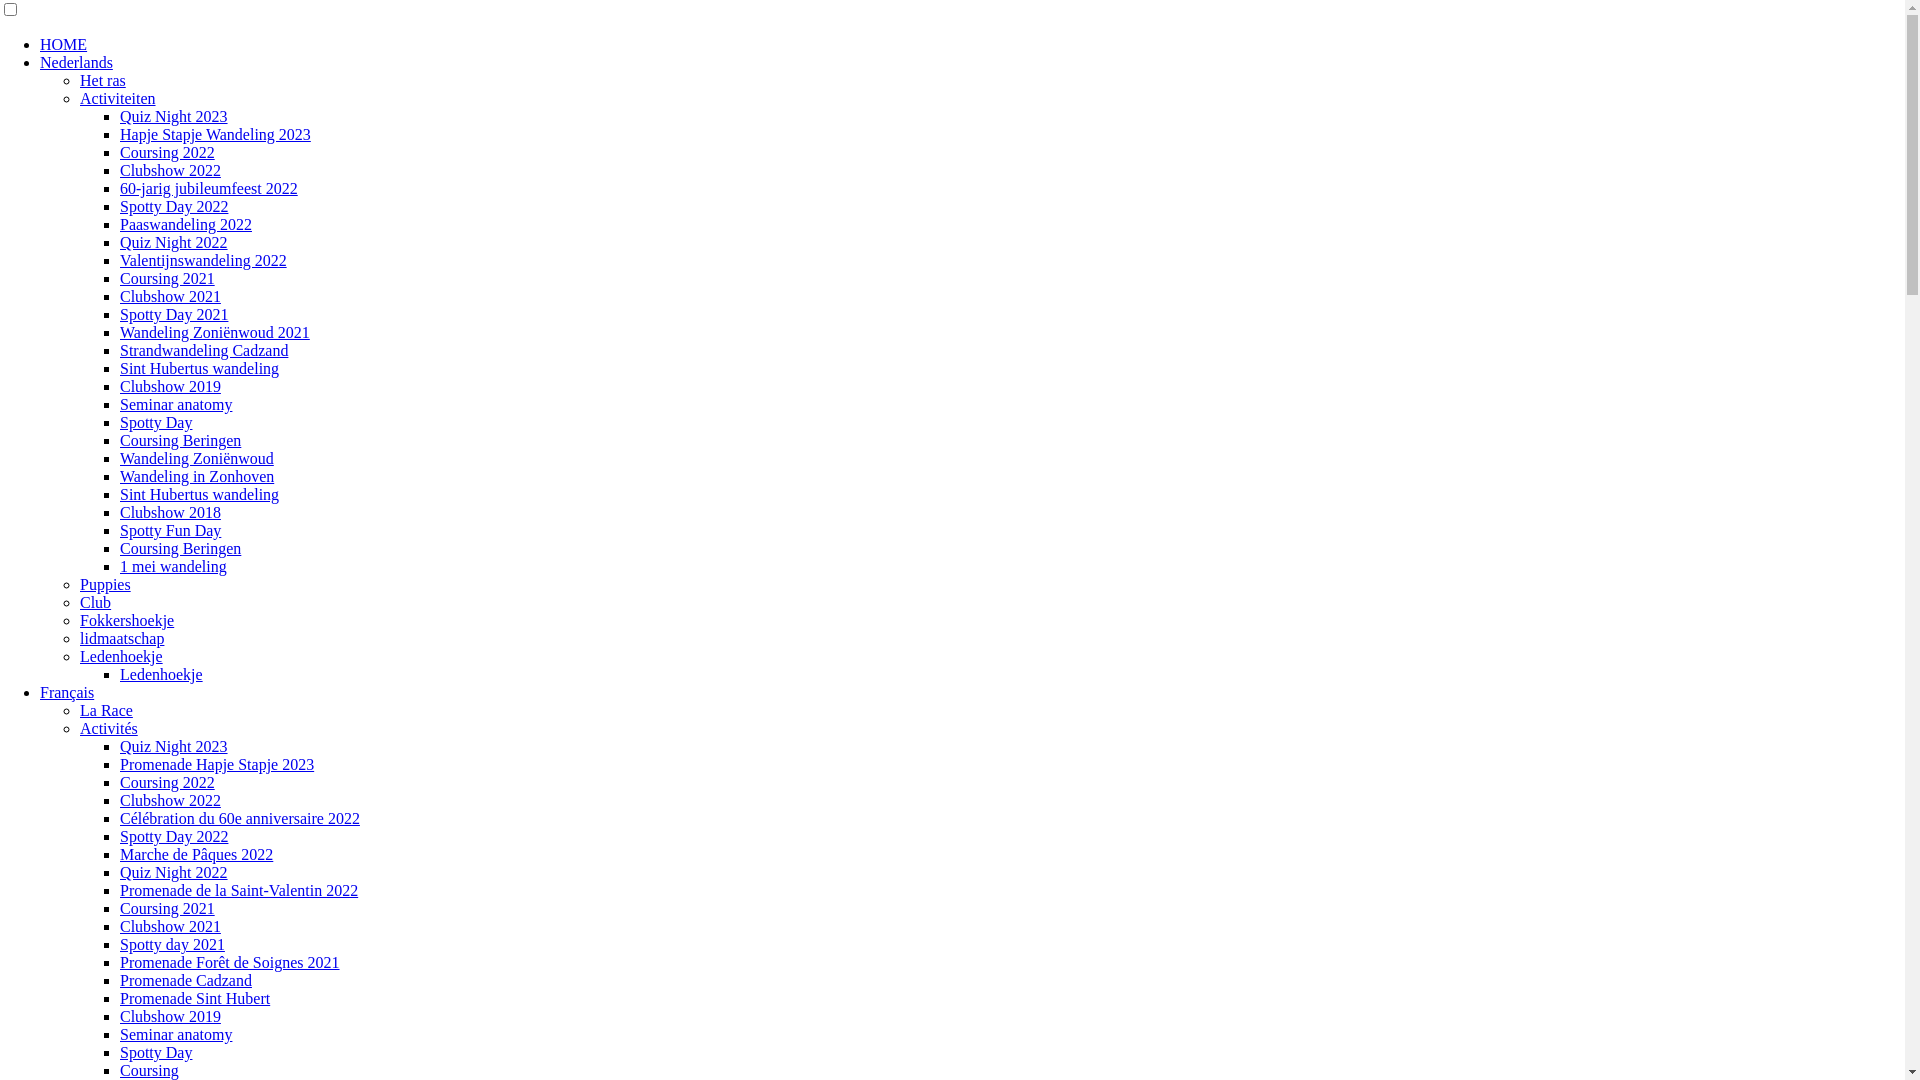  What do you see at coordinates (148, 1069) in the screenshot?
I see `'Coursing'` at bounding box center [148, 1069].